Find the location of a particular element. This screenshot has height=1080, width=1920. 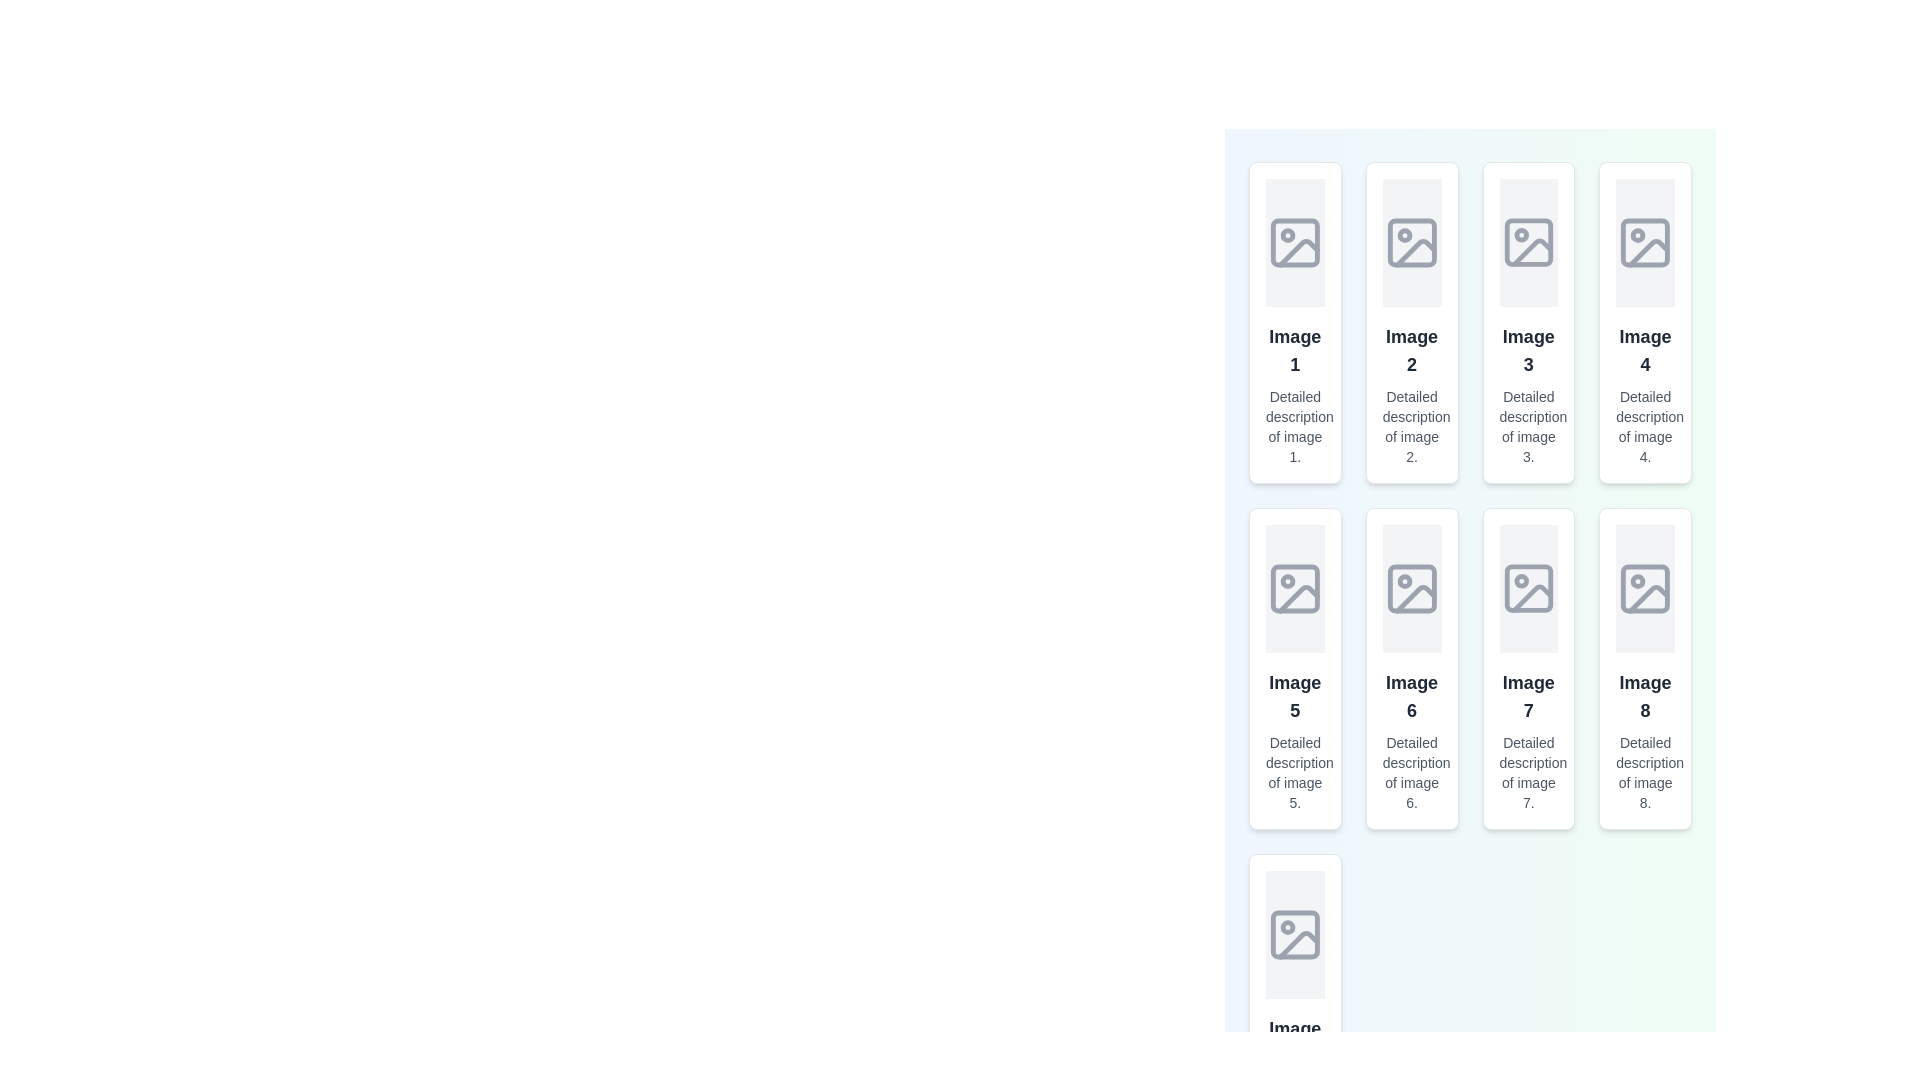

text from the descriptive label located at the bottom of the second card in the grid layout, directly below the title 'Image 2' is located at coordinates (1411, 426).